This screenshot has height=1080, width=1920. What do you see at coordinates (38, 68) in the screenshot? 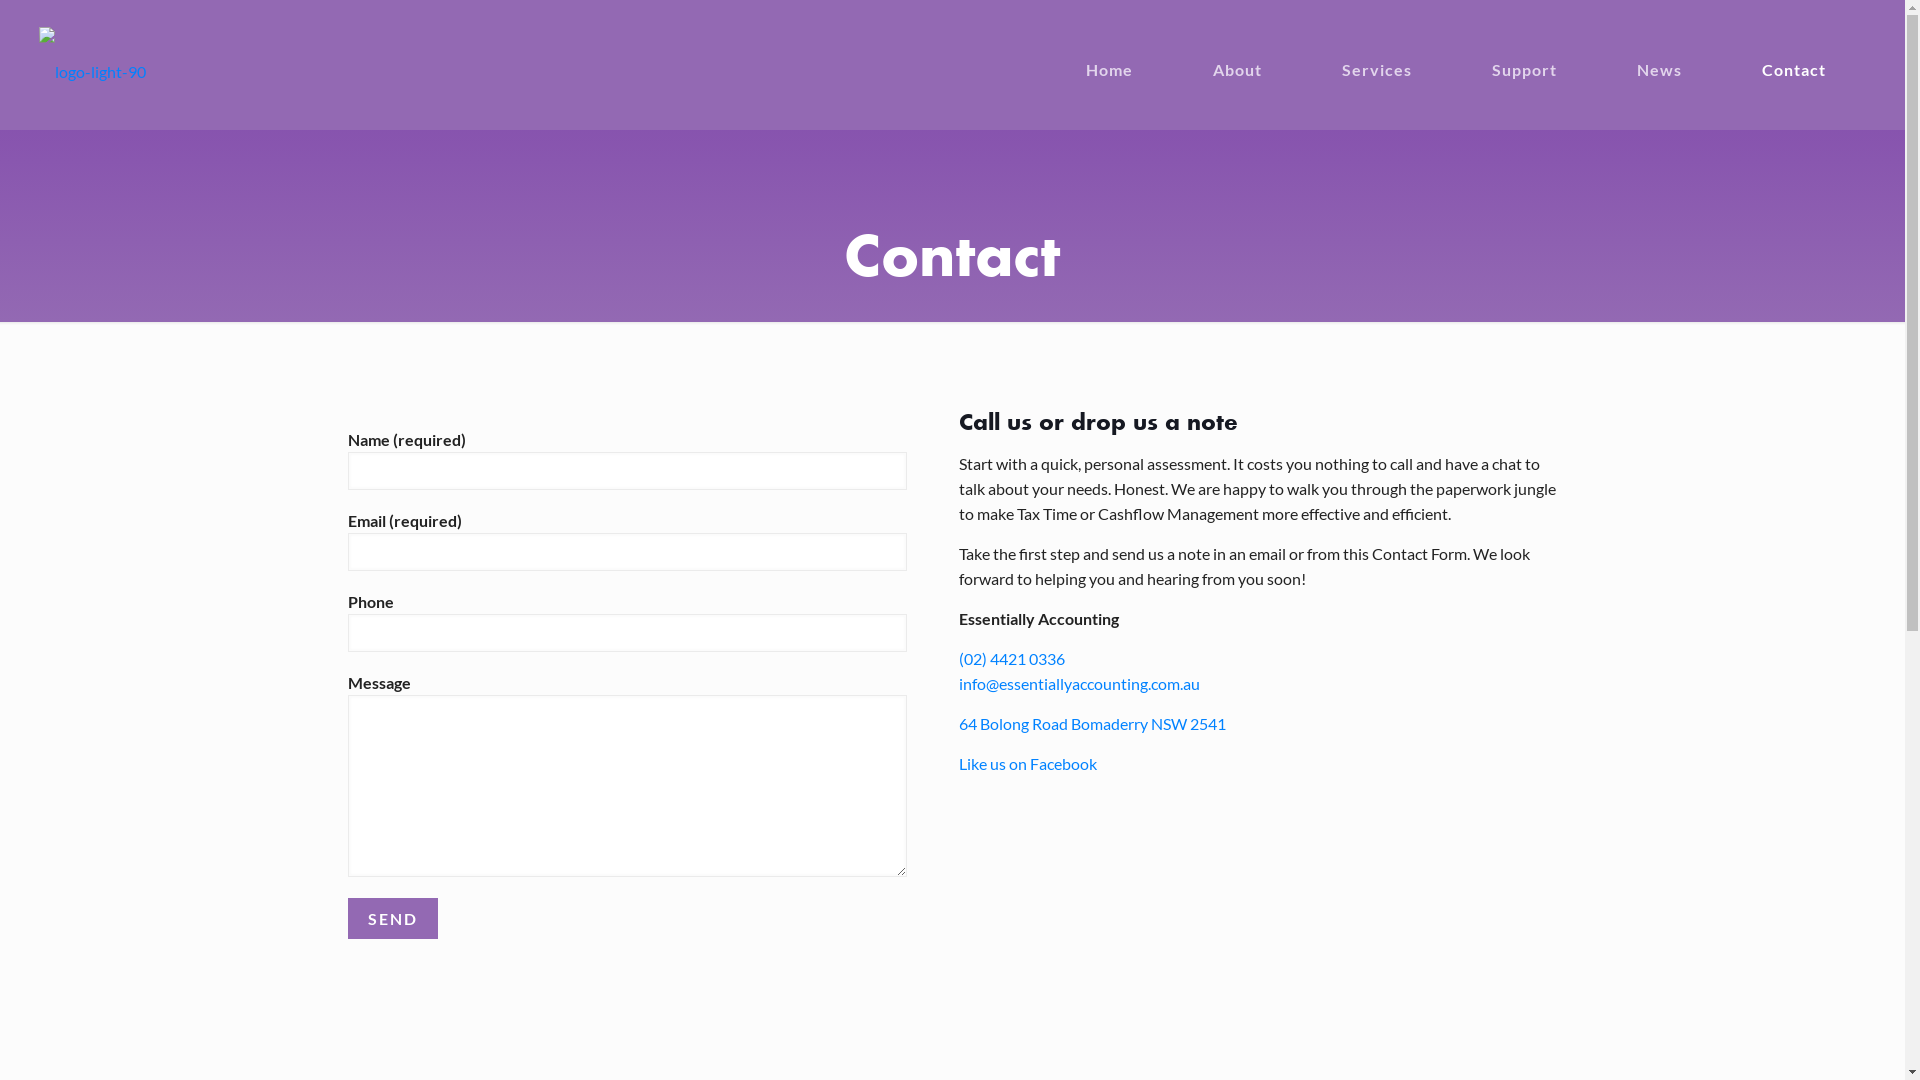
I see `'Essentially Accounting'` at bounding box center [38, 68].